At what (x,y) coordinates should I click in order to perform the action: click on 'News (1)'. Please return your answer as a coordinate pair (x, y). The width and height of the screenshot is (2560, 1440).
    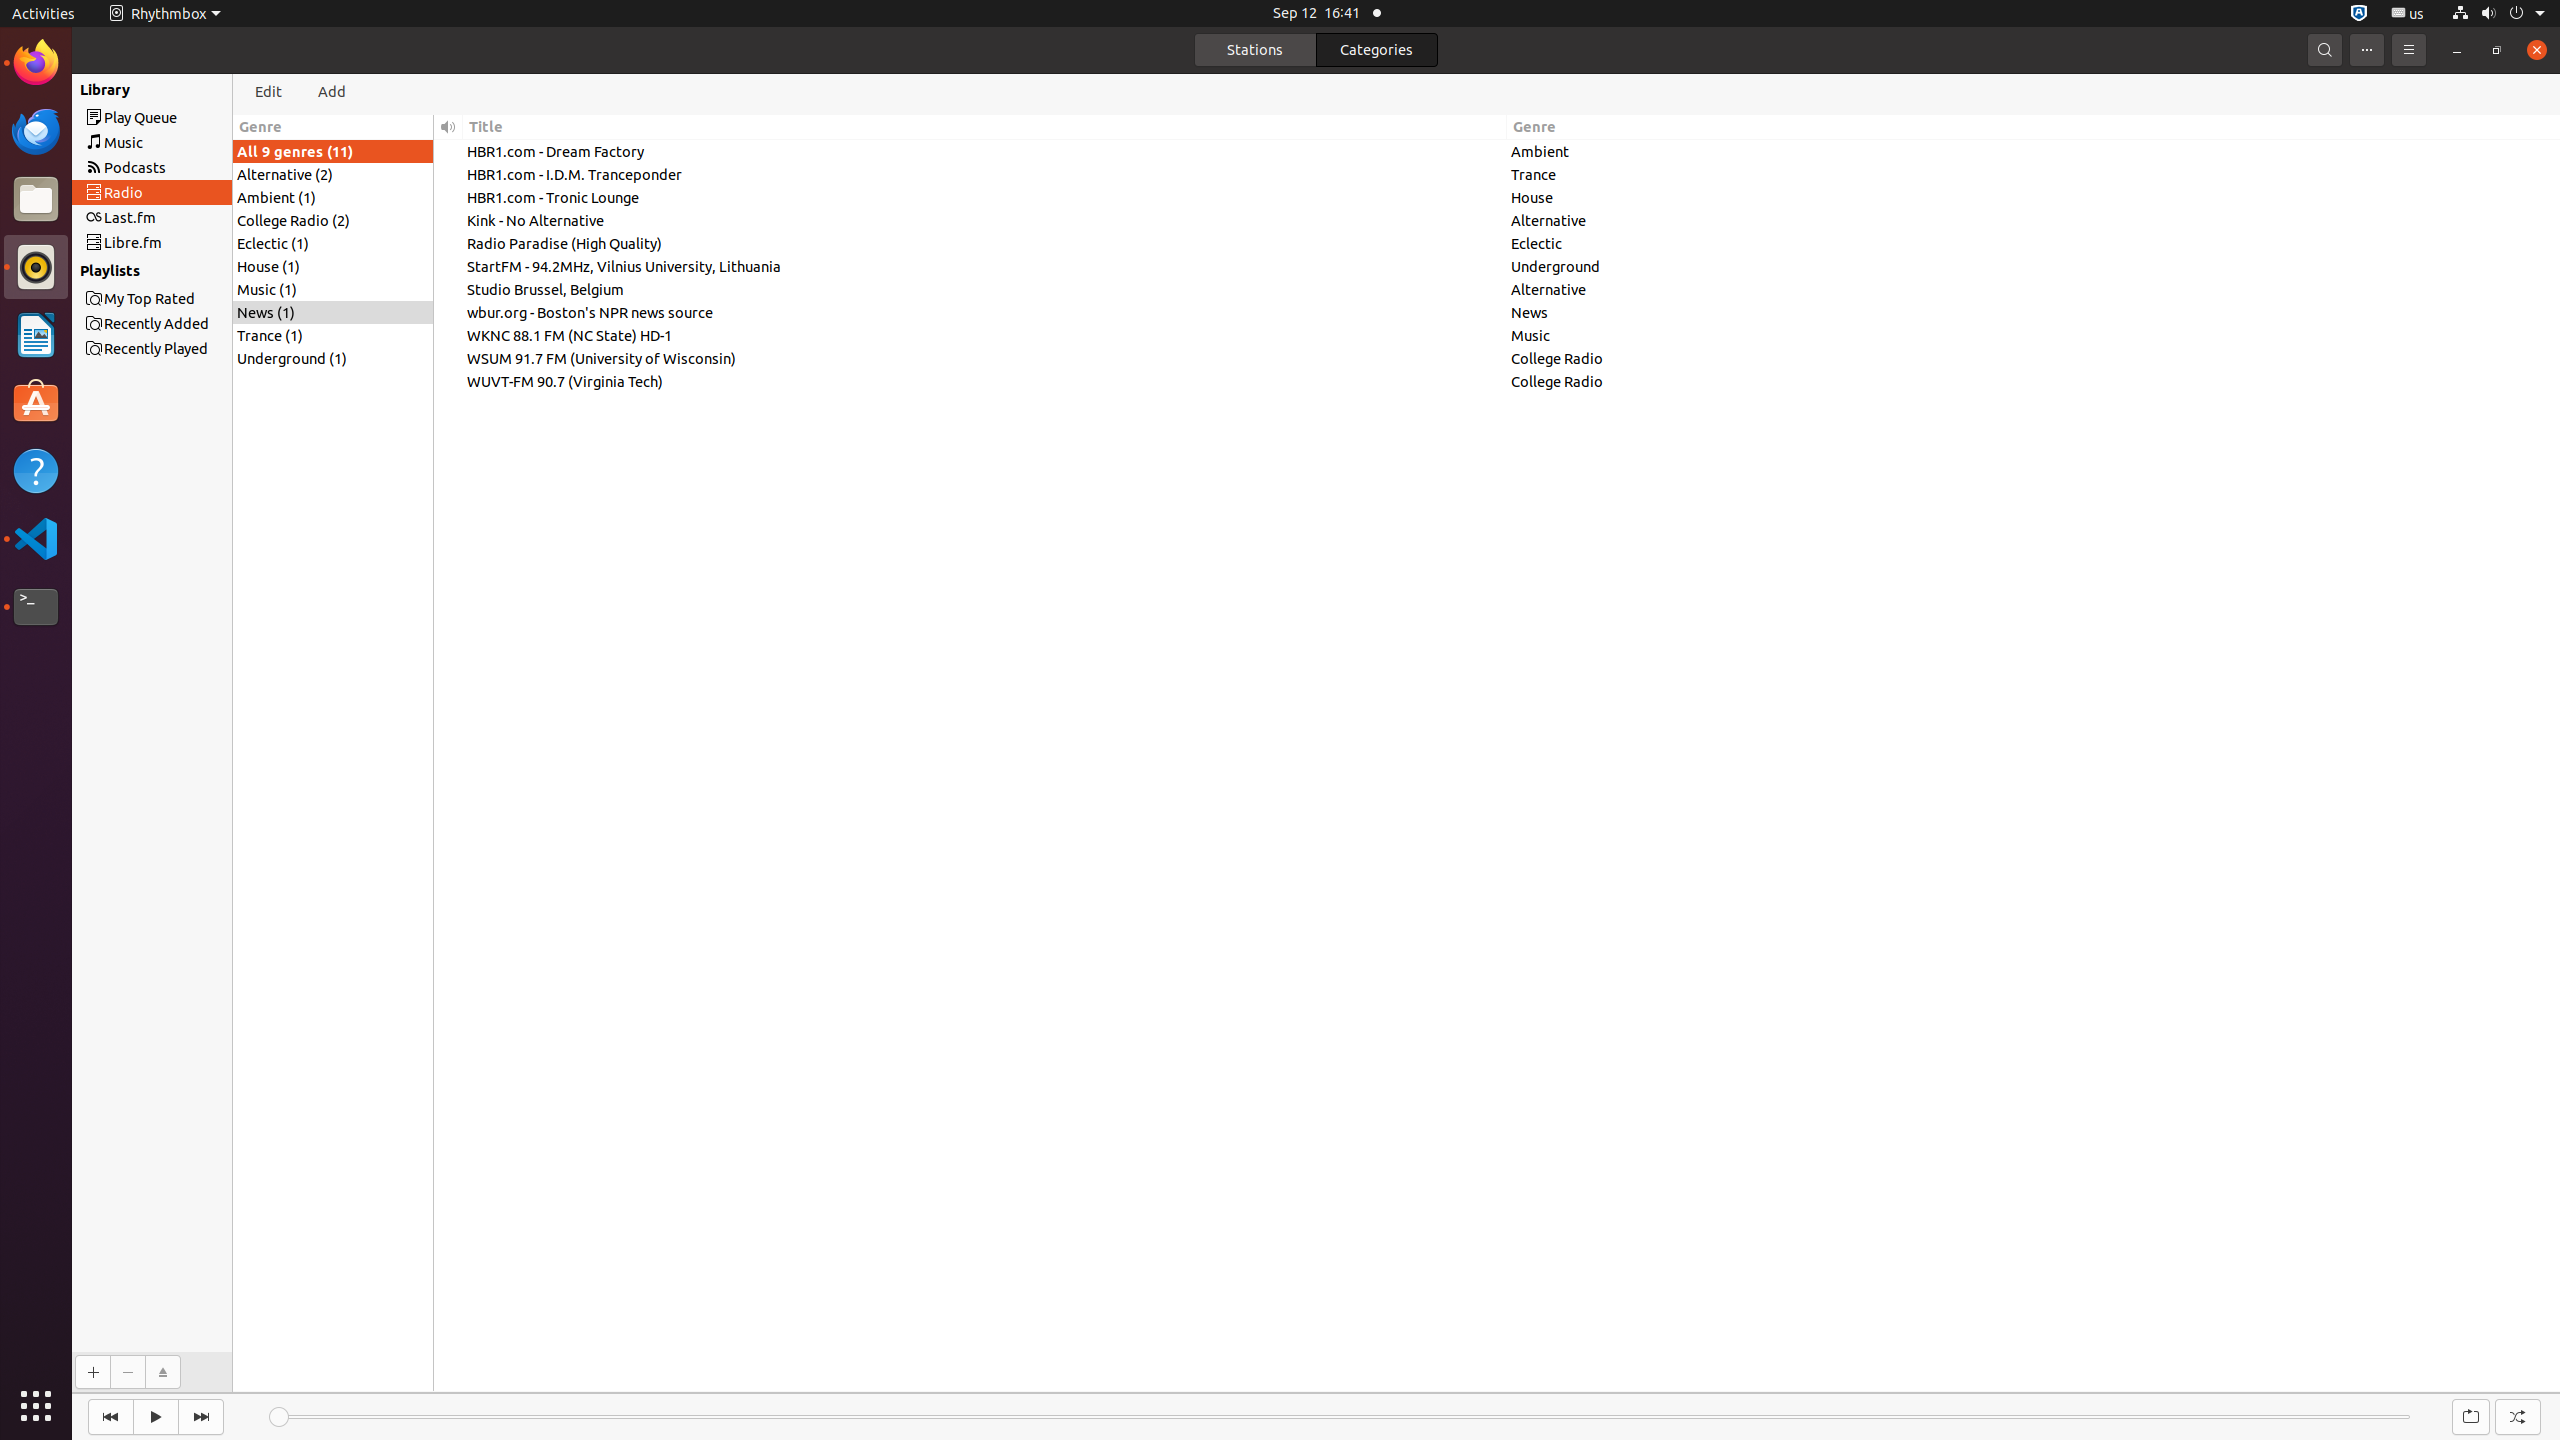
    Looking at the image, I should click on (333, 311).